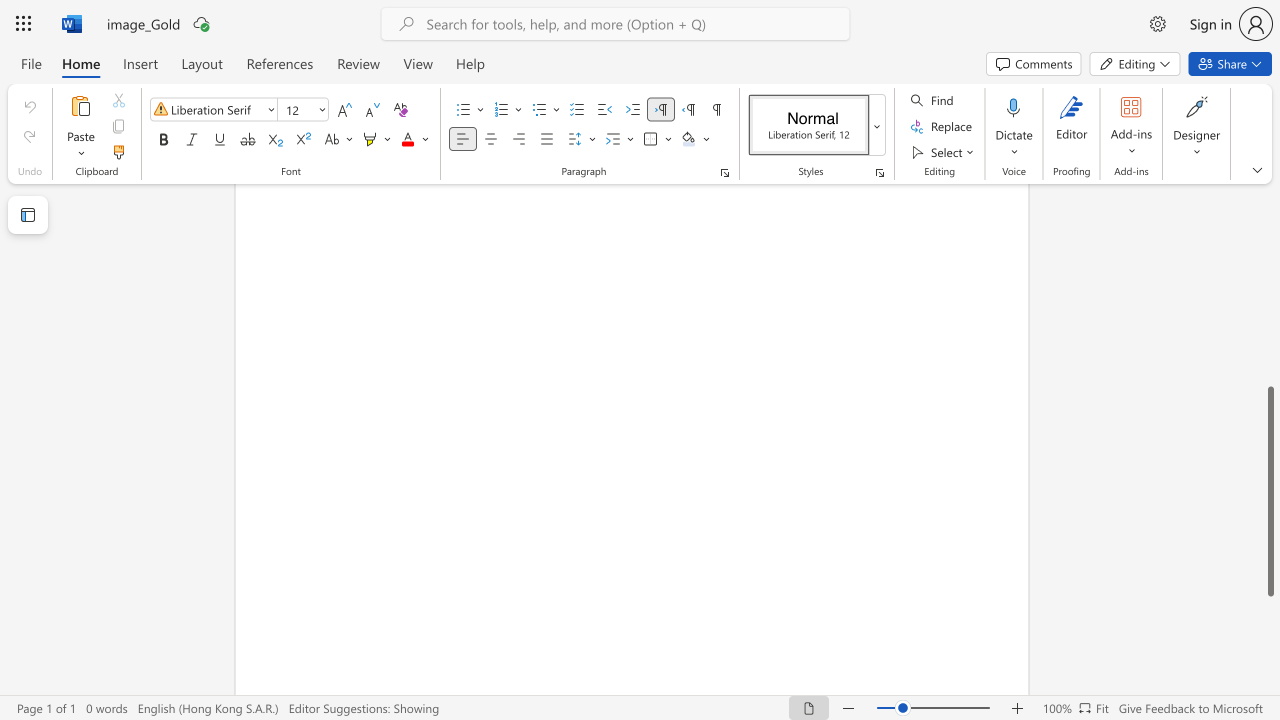  Describe the element at coordinates (1269, 270) in the screenshot. I see `the scrollbar on the right` at that location.